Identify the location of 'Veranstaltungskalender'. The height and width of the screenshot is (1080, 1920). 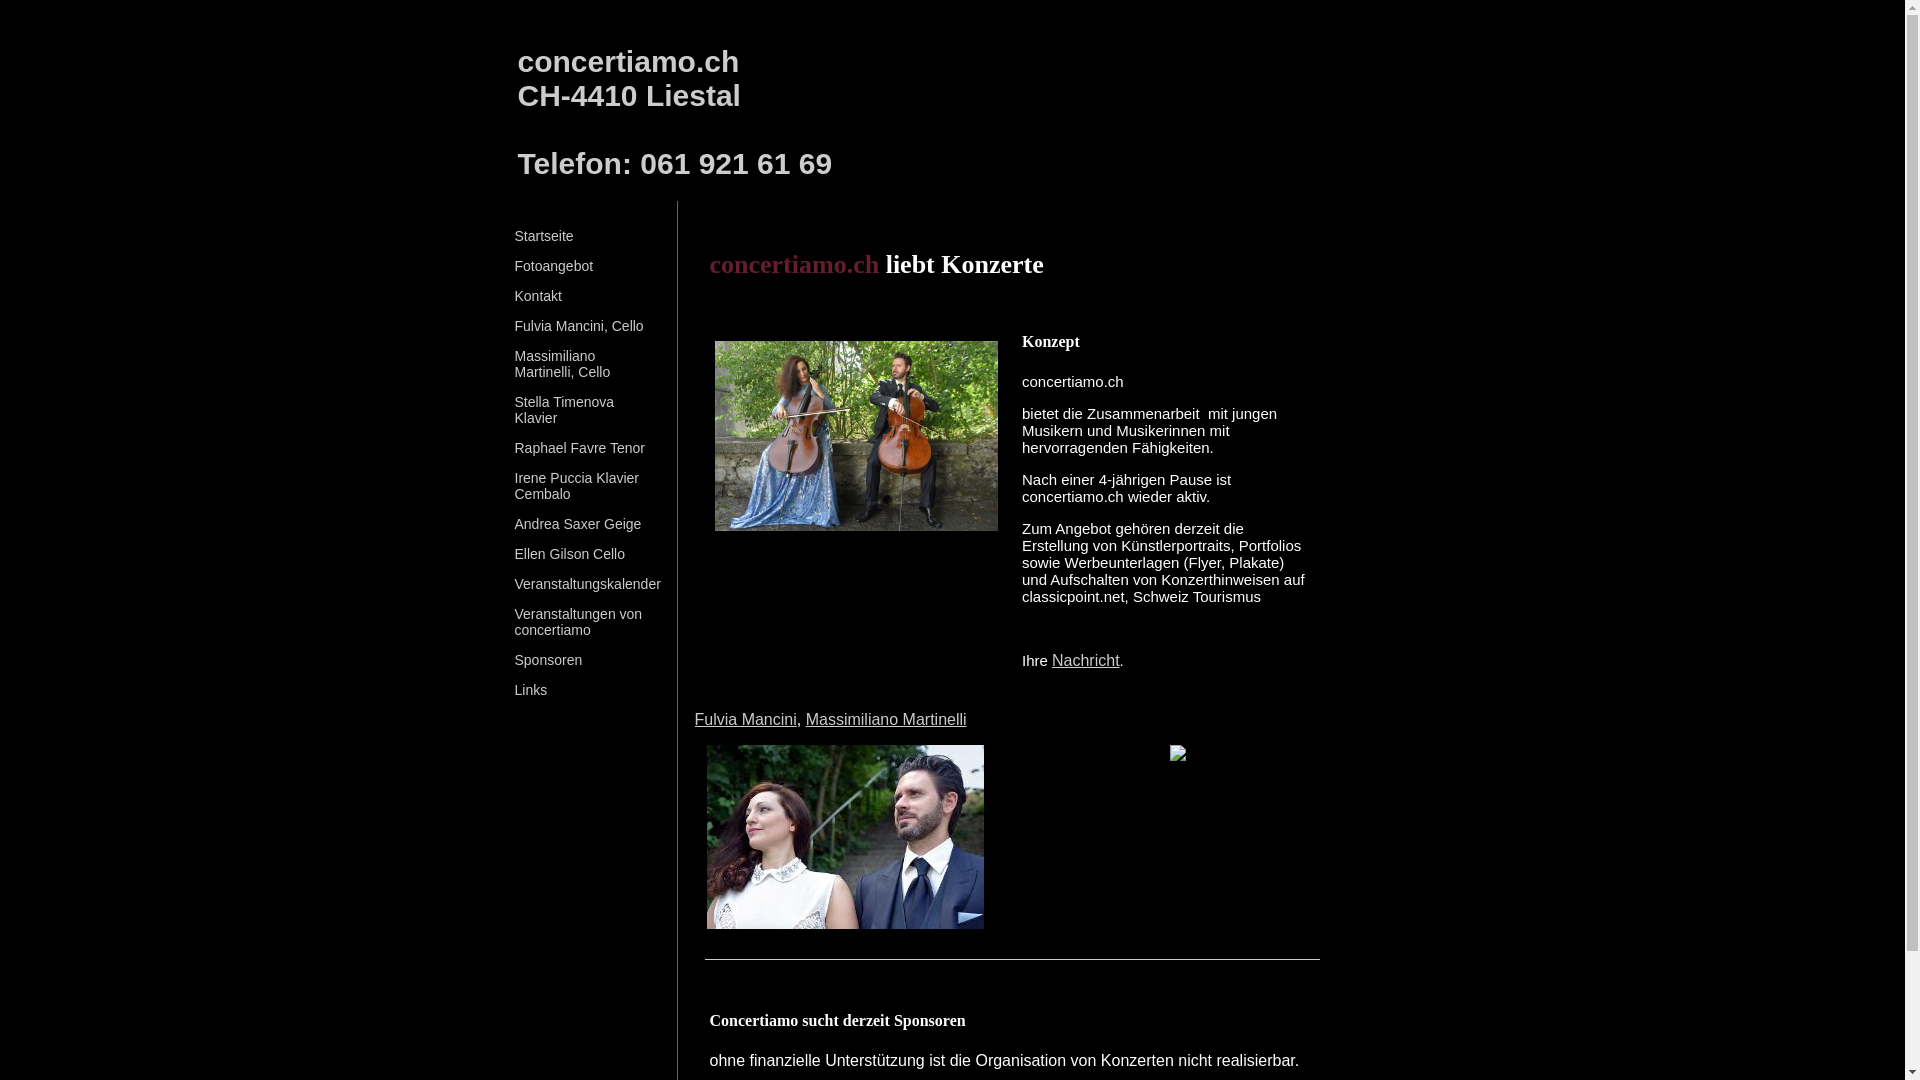
(585, 589).